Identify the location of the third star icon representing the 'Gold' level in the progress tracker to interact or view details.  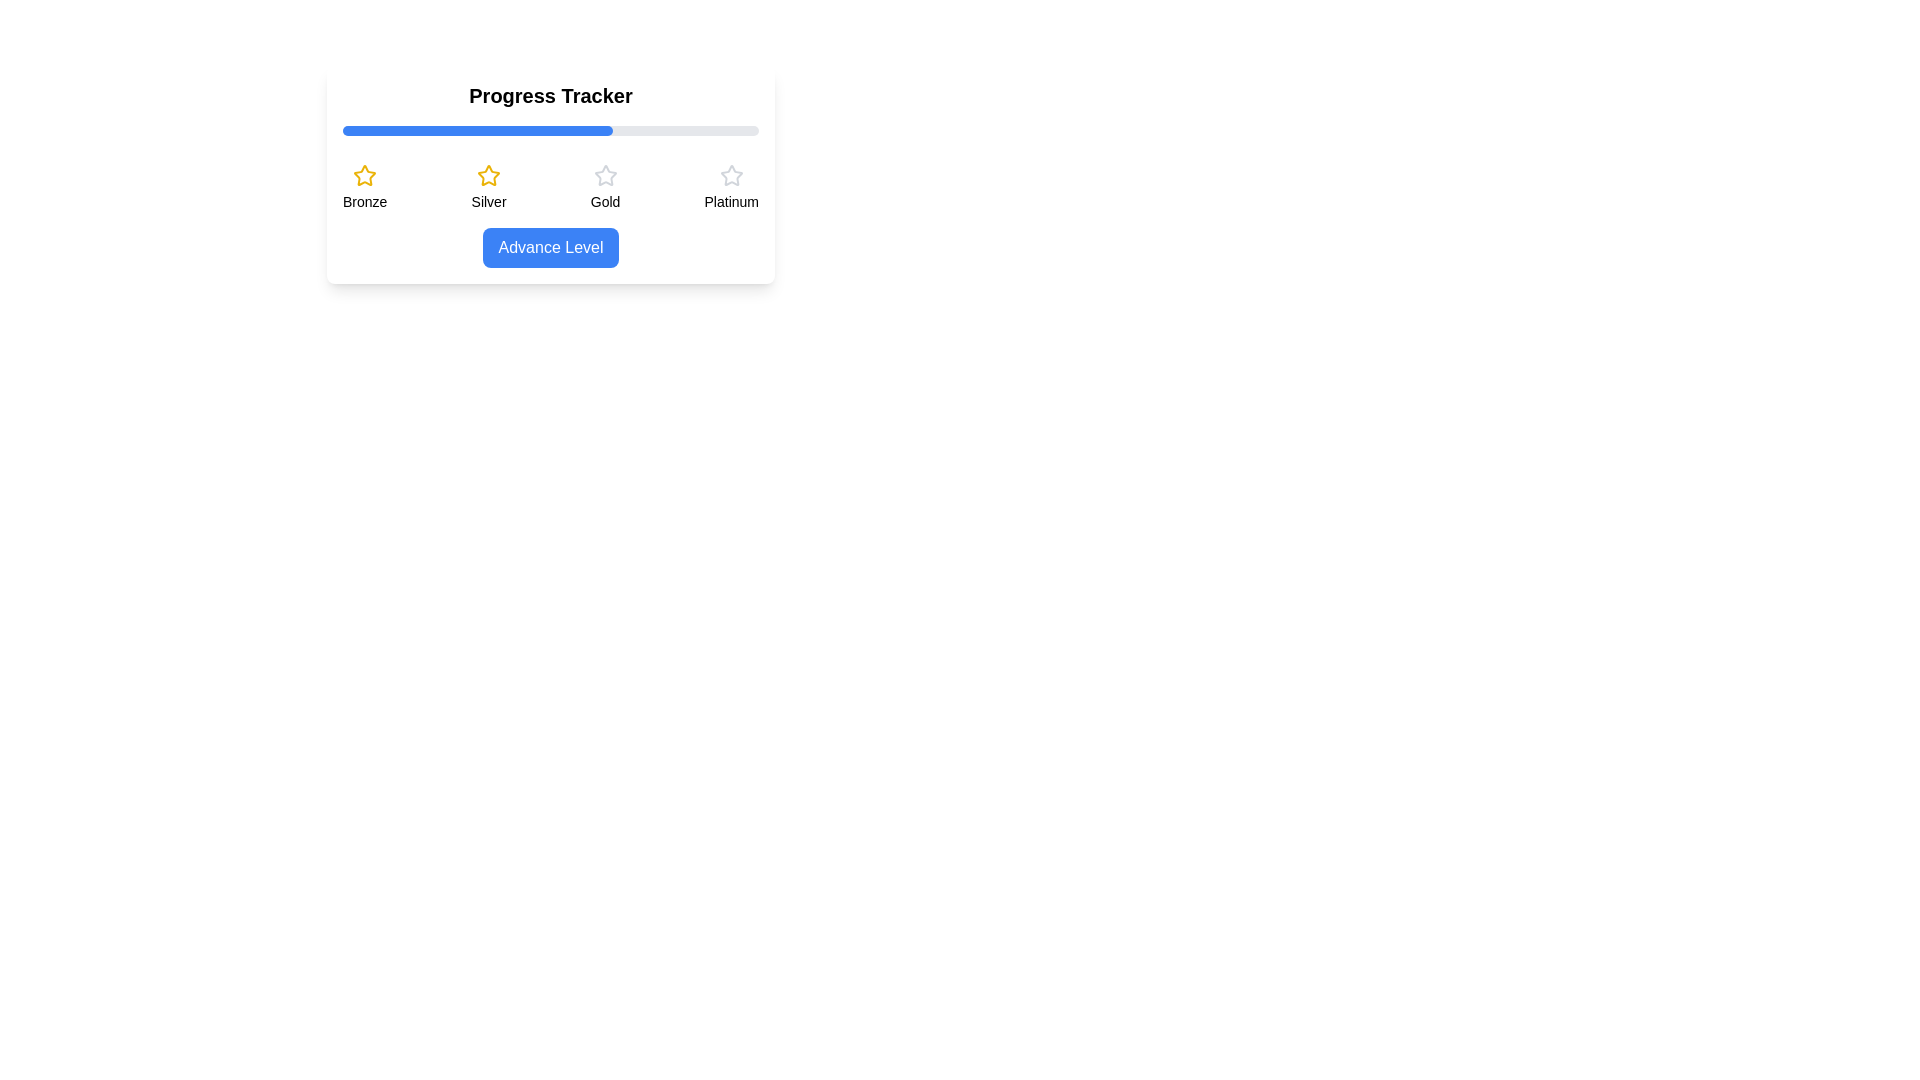
(604, 175).